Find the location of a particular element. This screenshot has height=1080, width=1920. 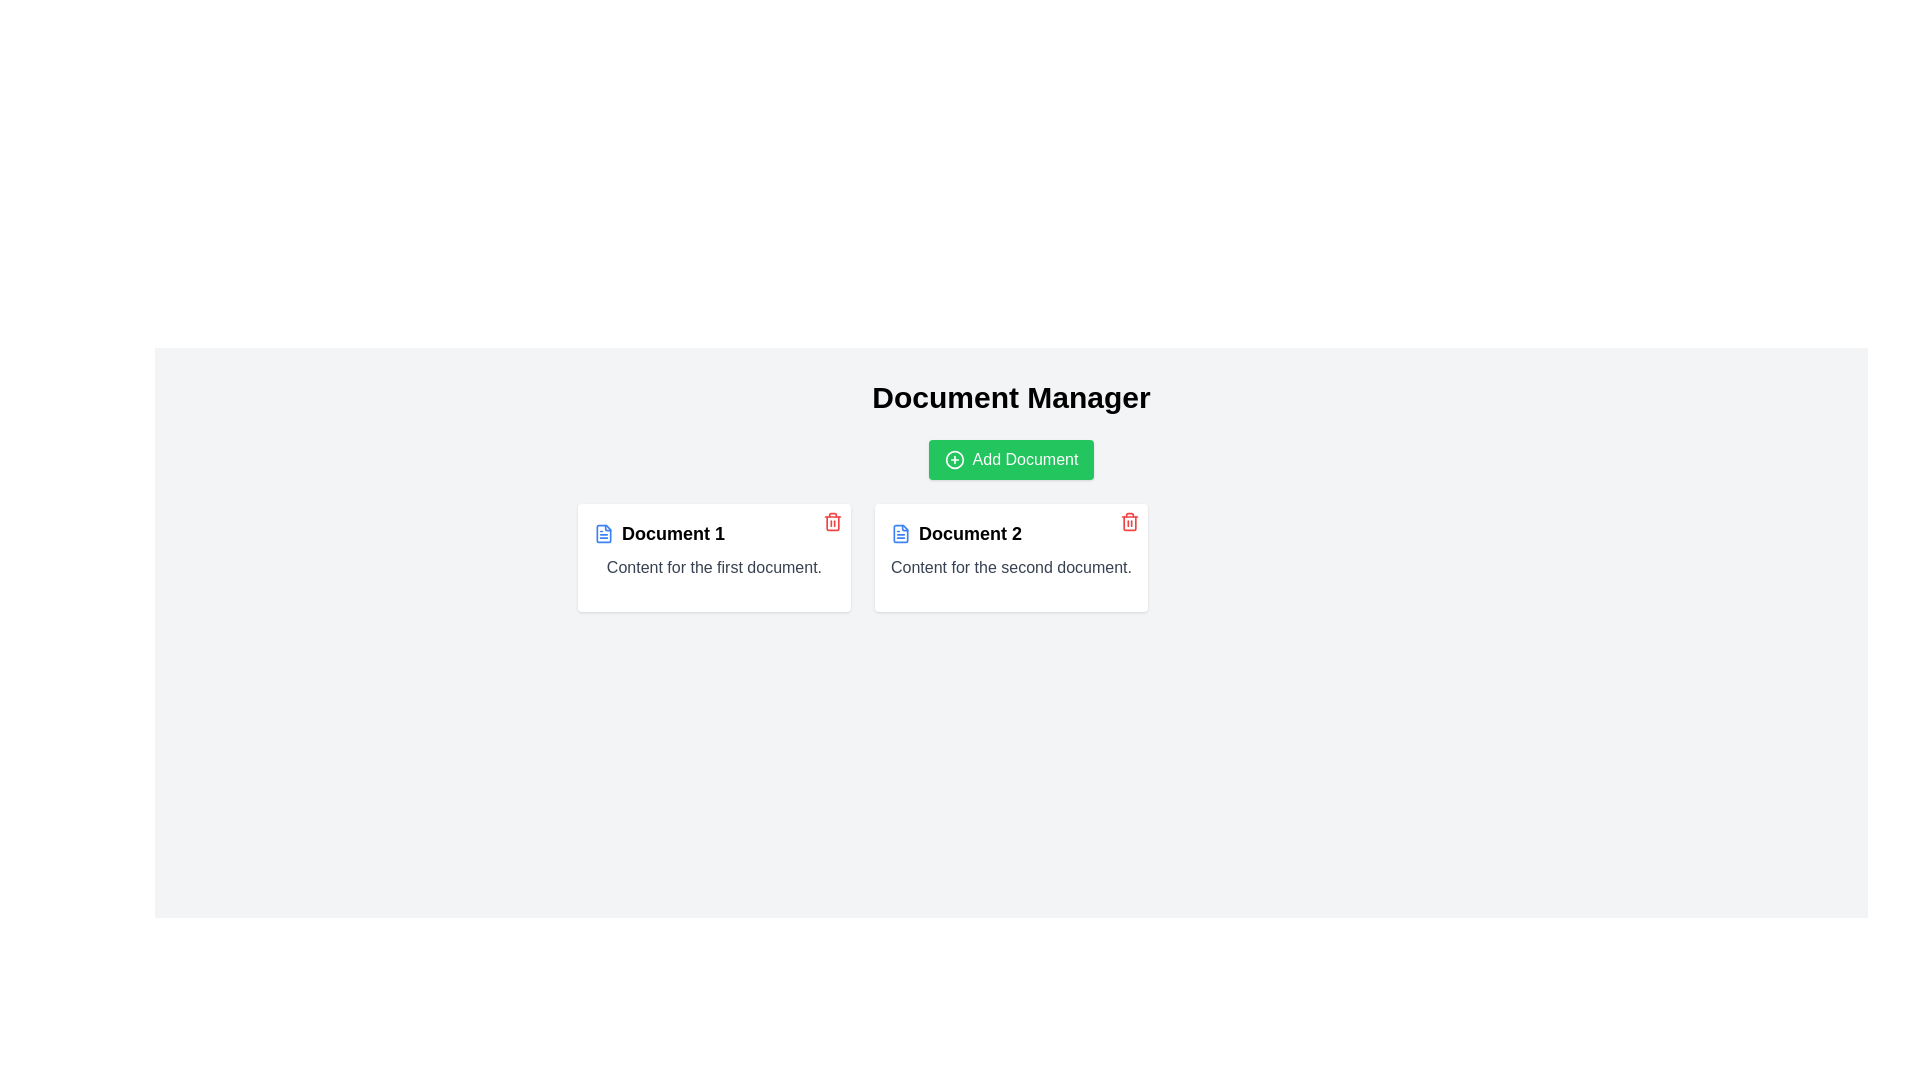

the delete button located in the upper-right corner of the card displaying 'Document 1' is located at coordinates (832, 520).